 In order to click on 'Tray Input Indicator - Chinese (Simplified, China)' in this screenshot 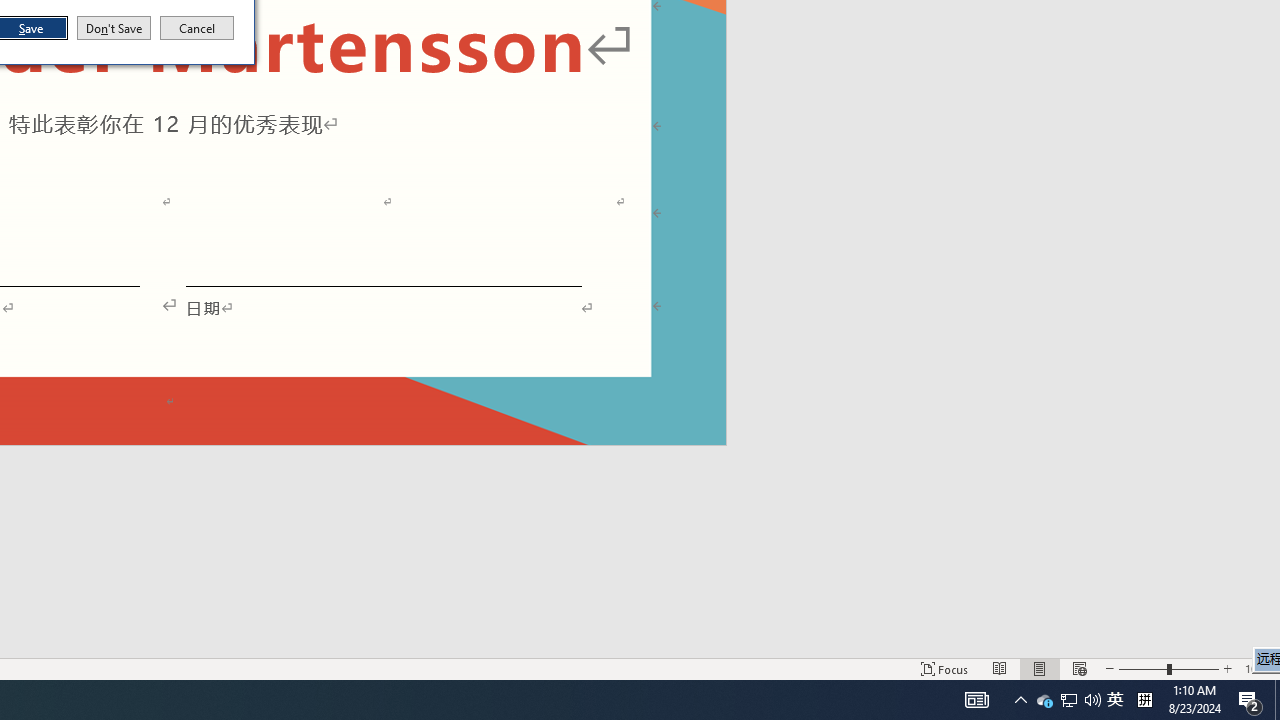, I will do `click(1114, 698)`.